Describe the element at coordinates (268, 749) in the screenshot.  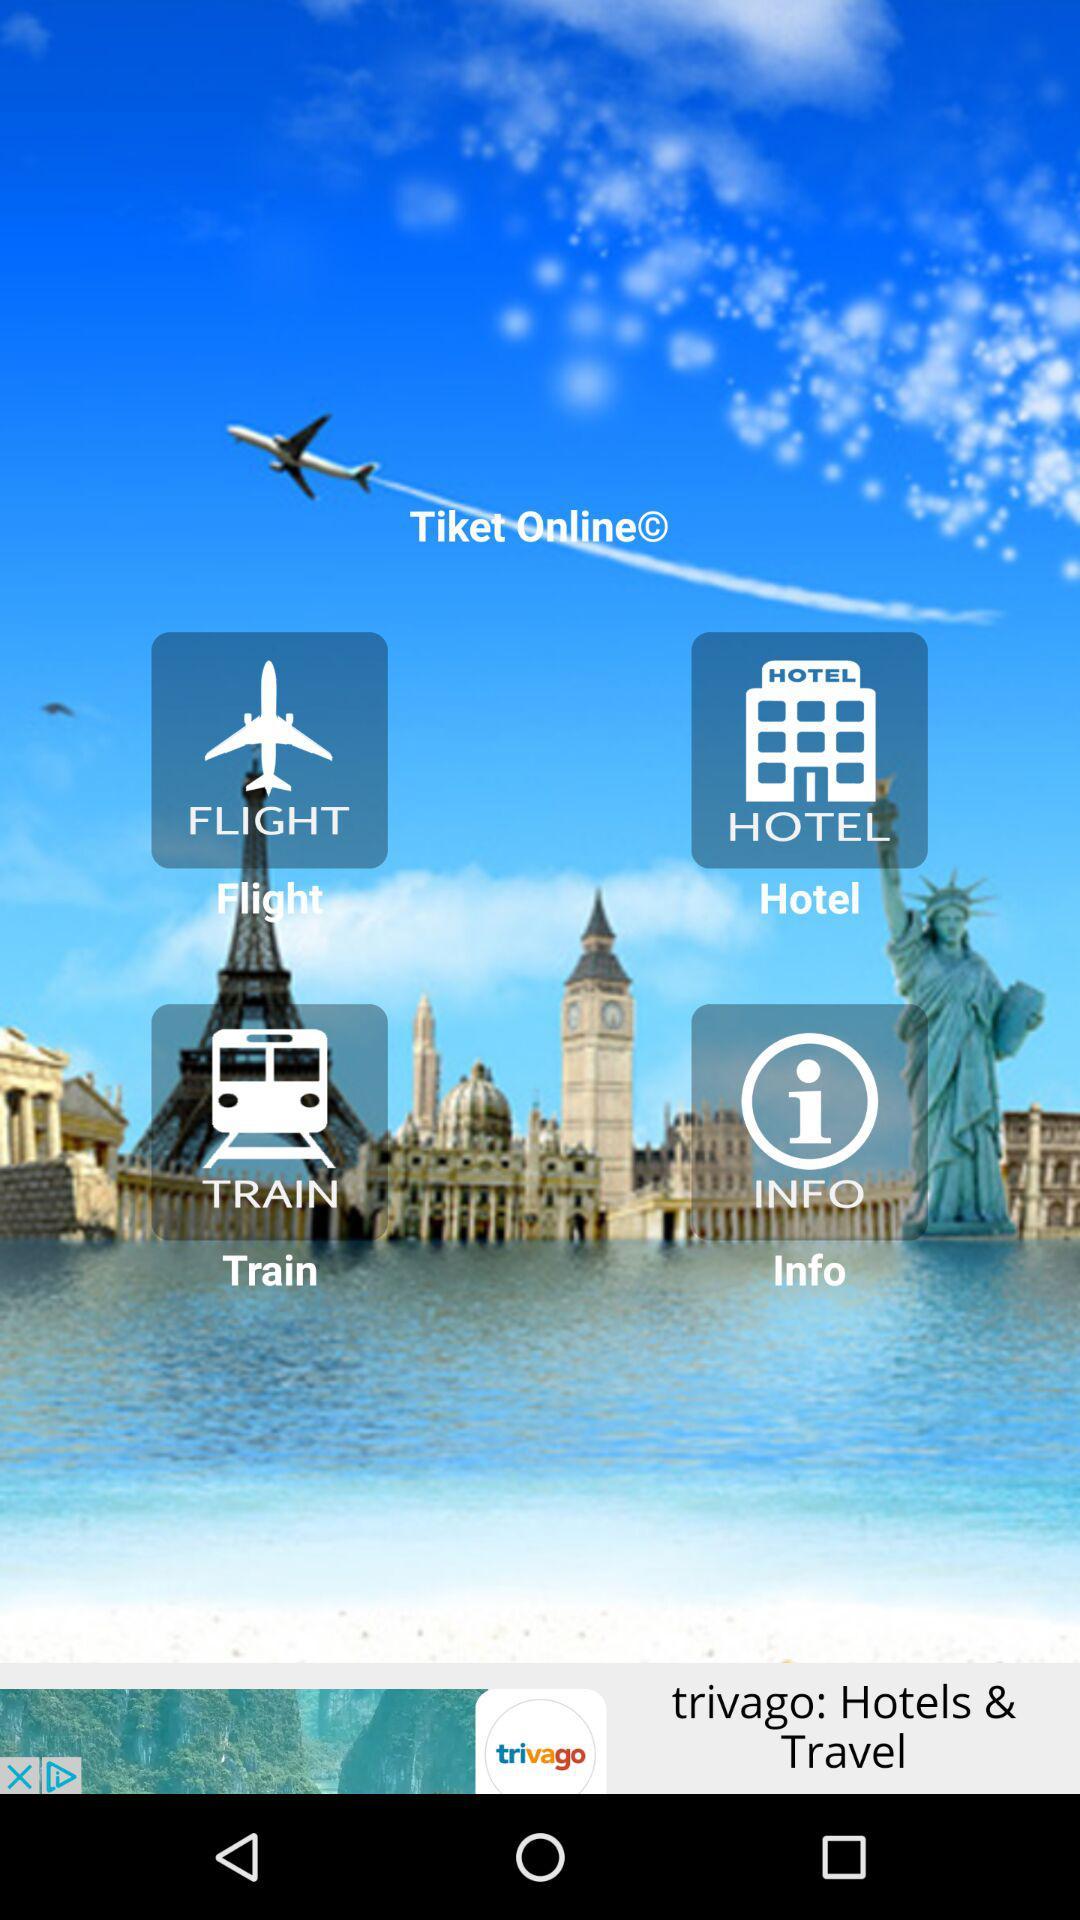
I see `logon` at that location.